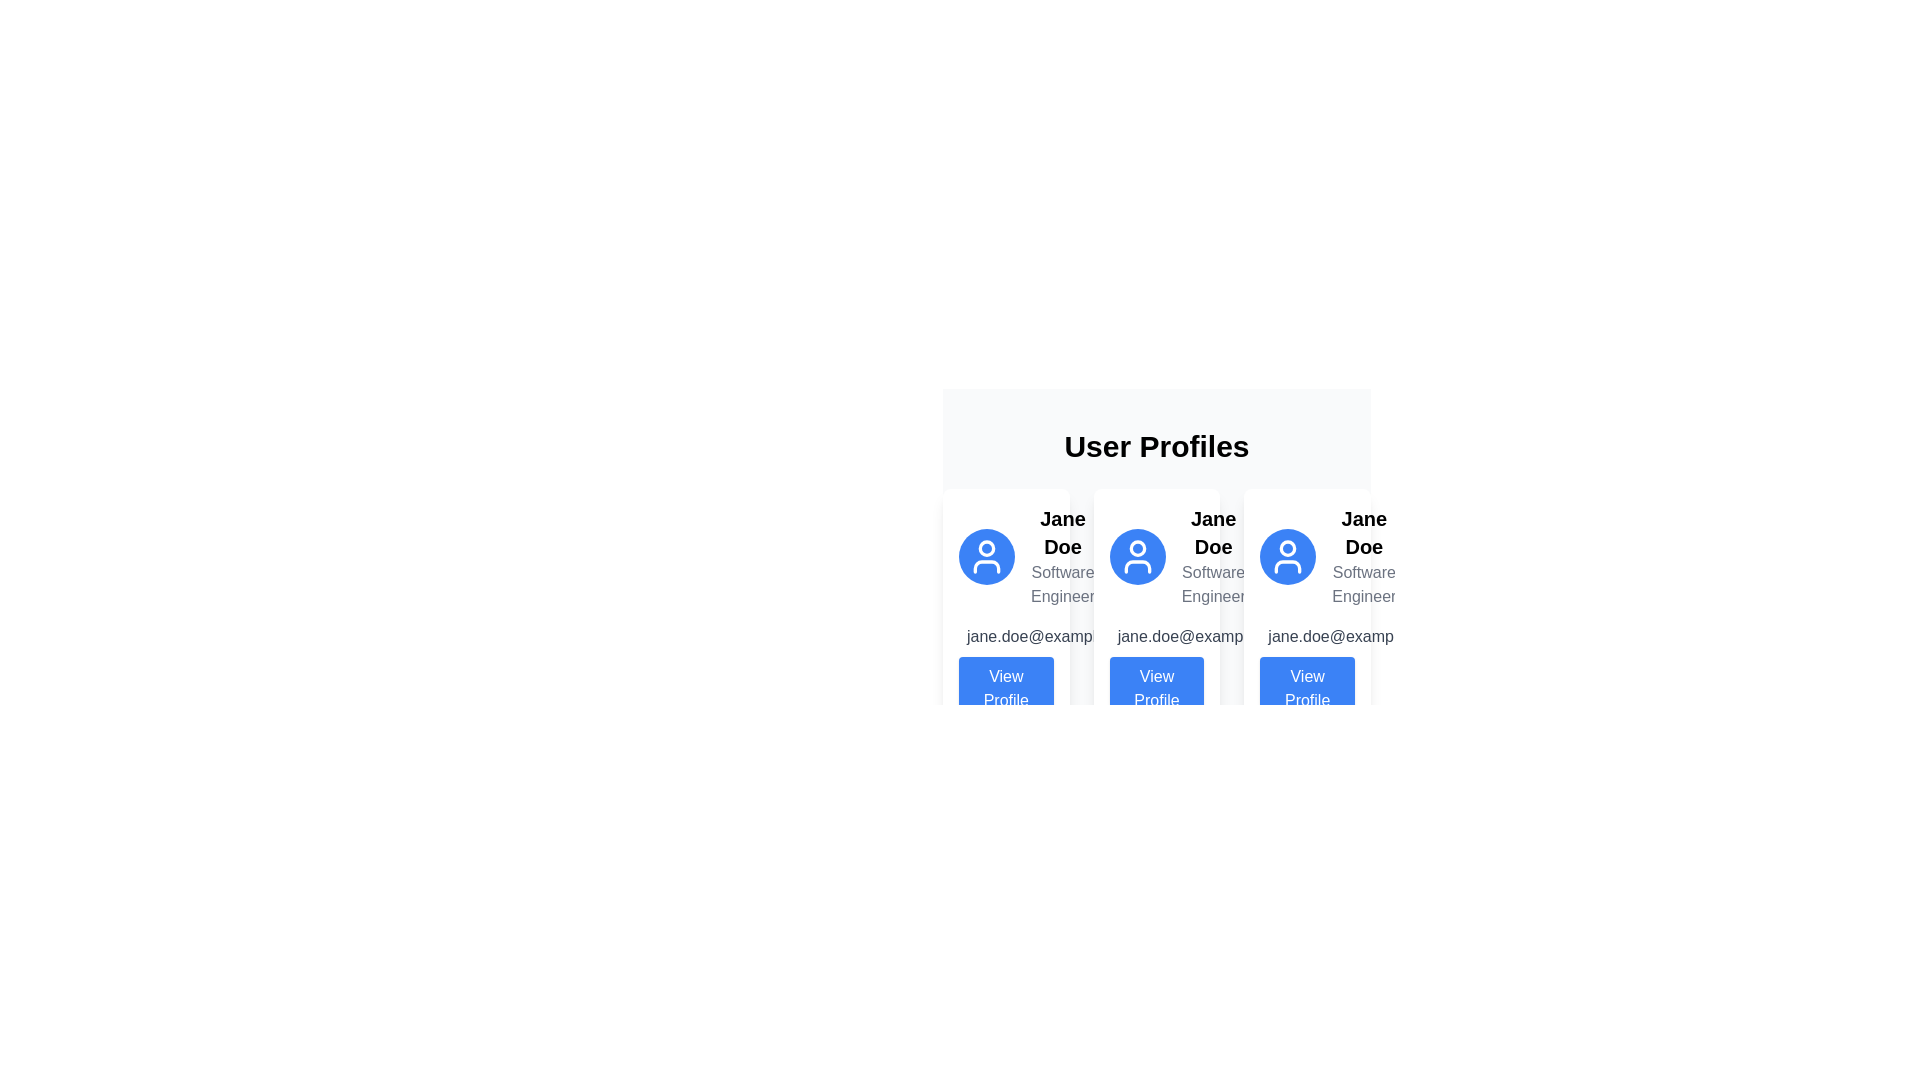 The height and width of the screenshot is (1080, 1920). Describe the element at coordinates (1156, 556) in the screenshot. I see `the Profile Icon representing 'Jane Doe' located in the second card under 'User Profiles'` at that location.